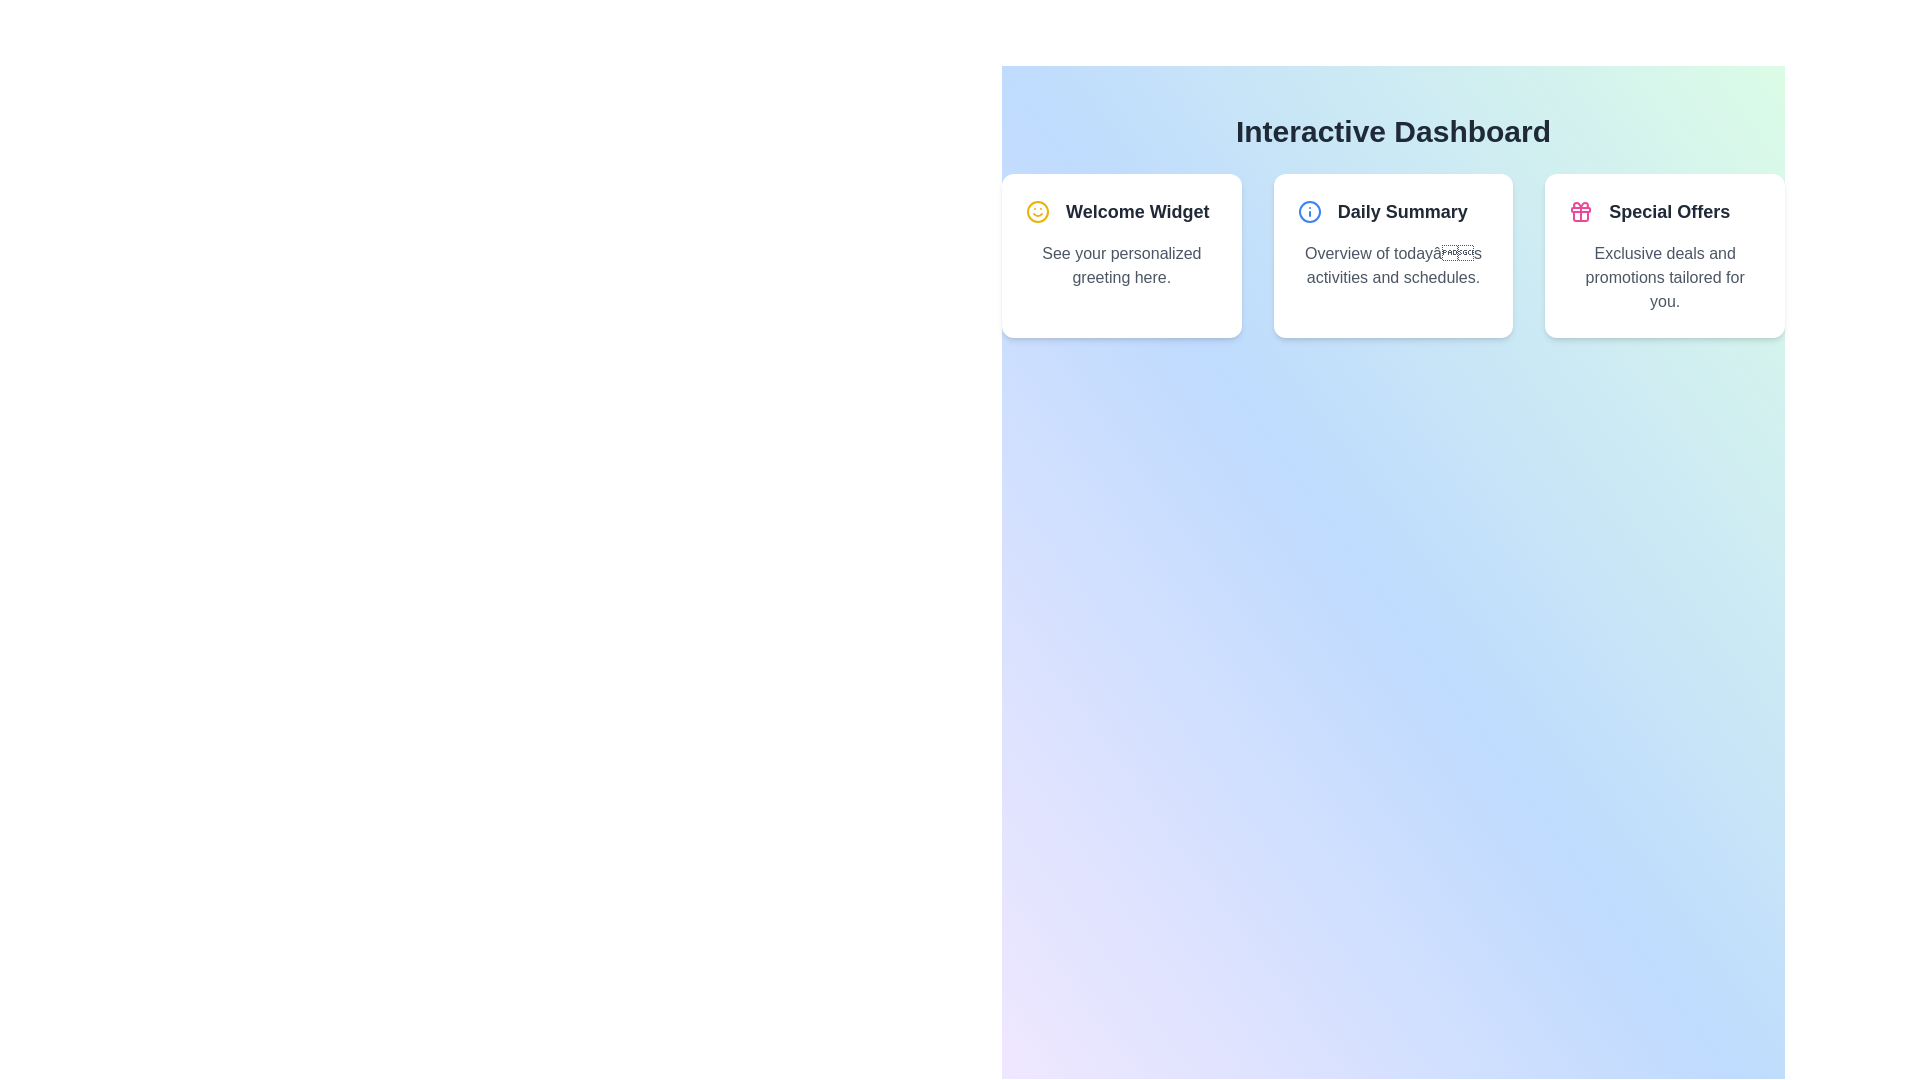  What do you see at coordinates (1665, 277) in the screenshot?
I see `the descriptive text located below the 'Special Offers' header in the third card from the left, emphasizing its relevance to the user` at bounding box center [1665, 277].